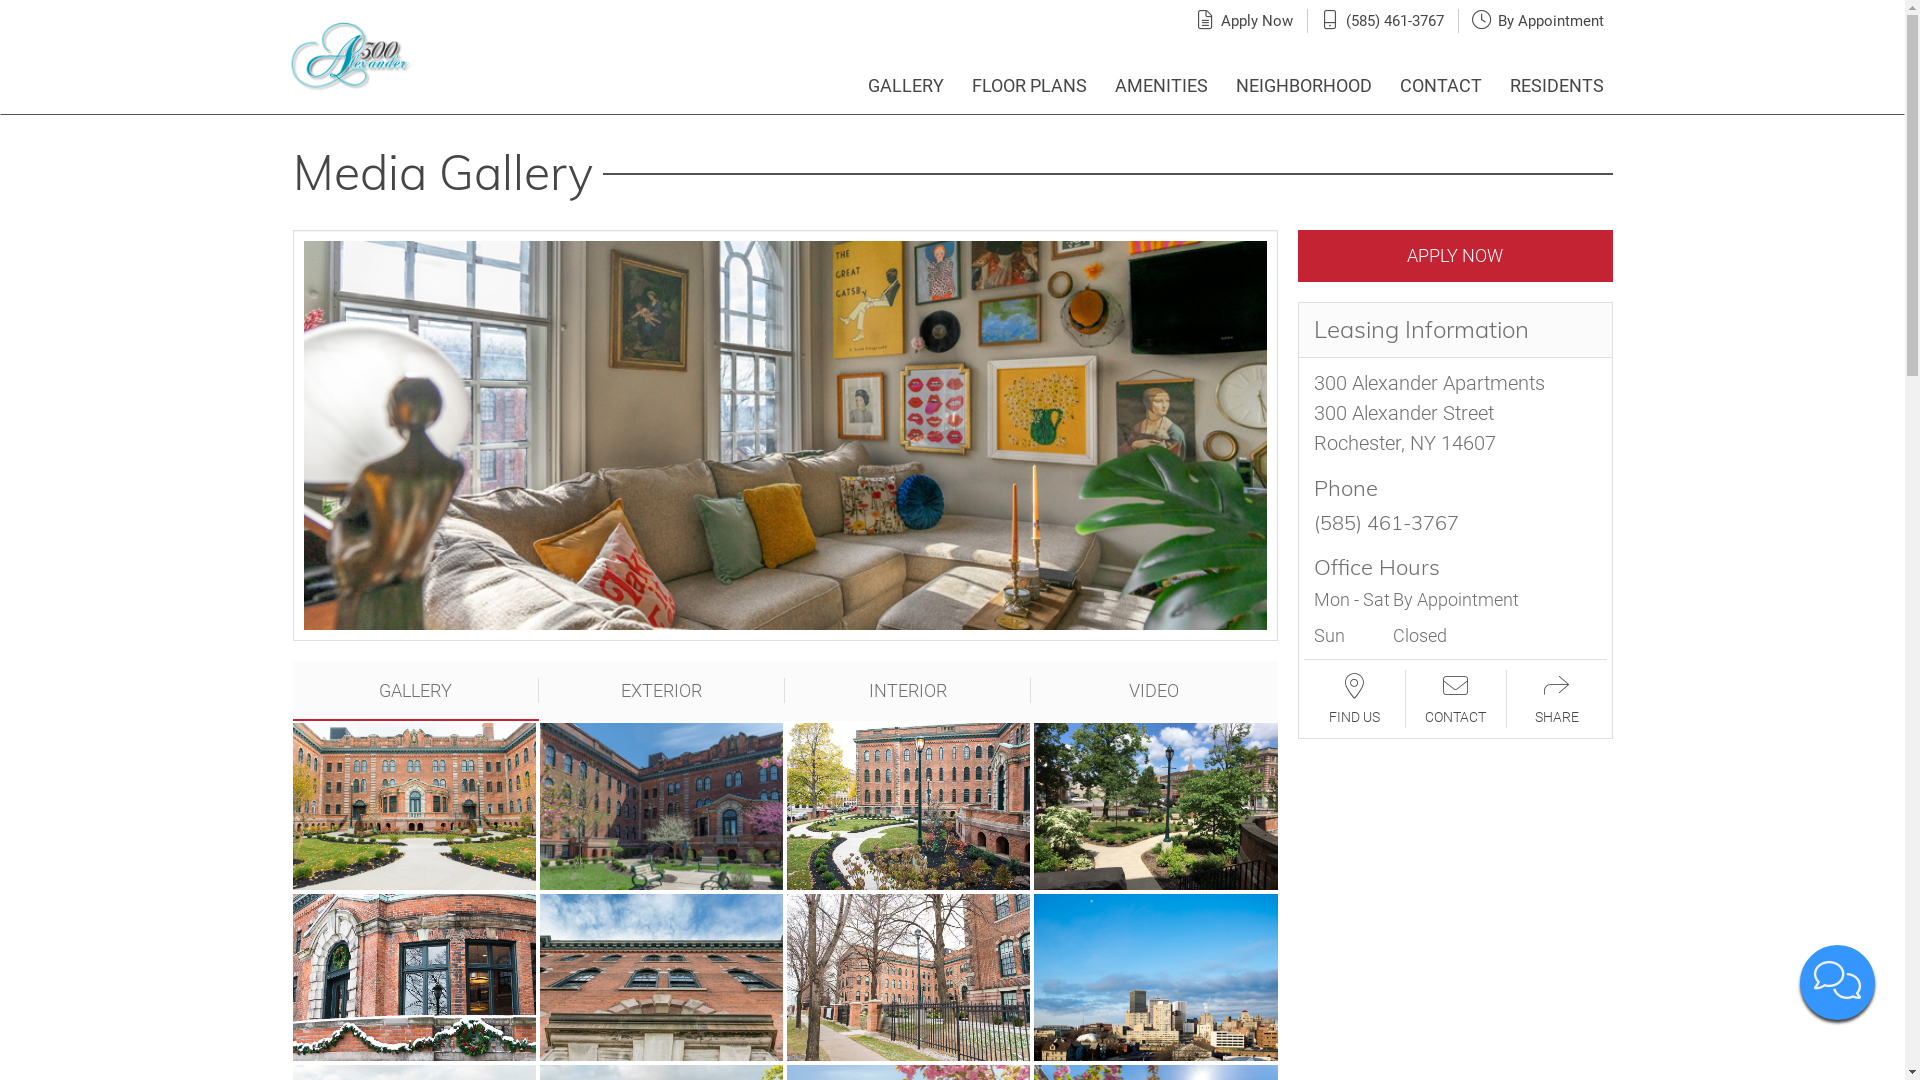 The height and width of the screenshot is (1080, 1920). What do you see at coordinates (538, 689) in the screenshot?
I see `'EXTERIOR'` at bounding box center [538, 689].